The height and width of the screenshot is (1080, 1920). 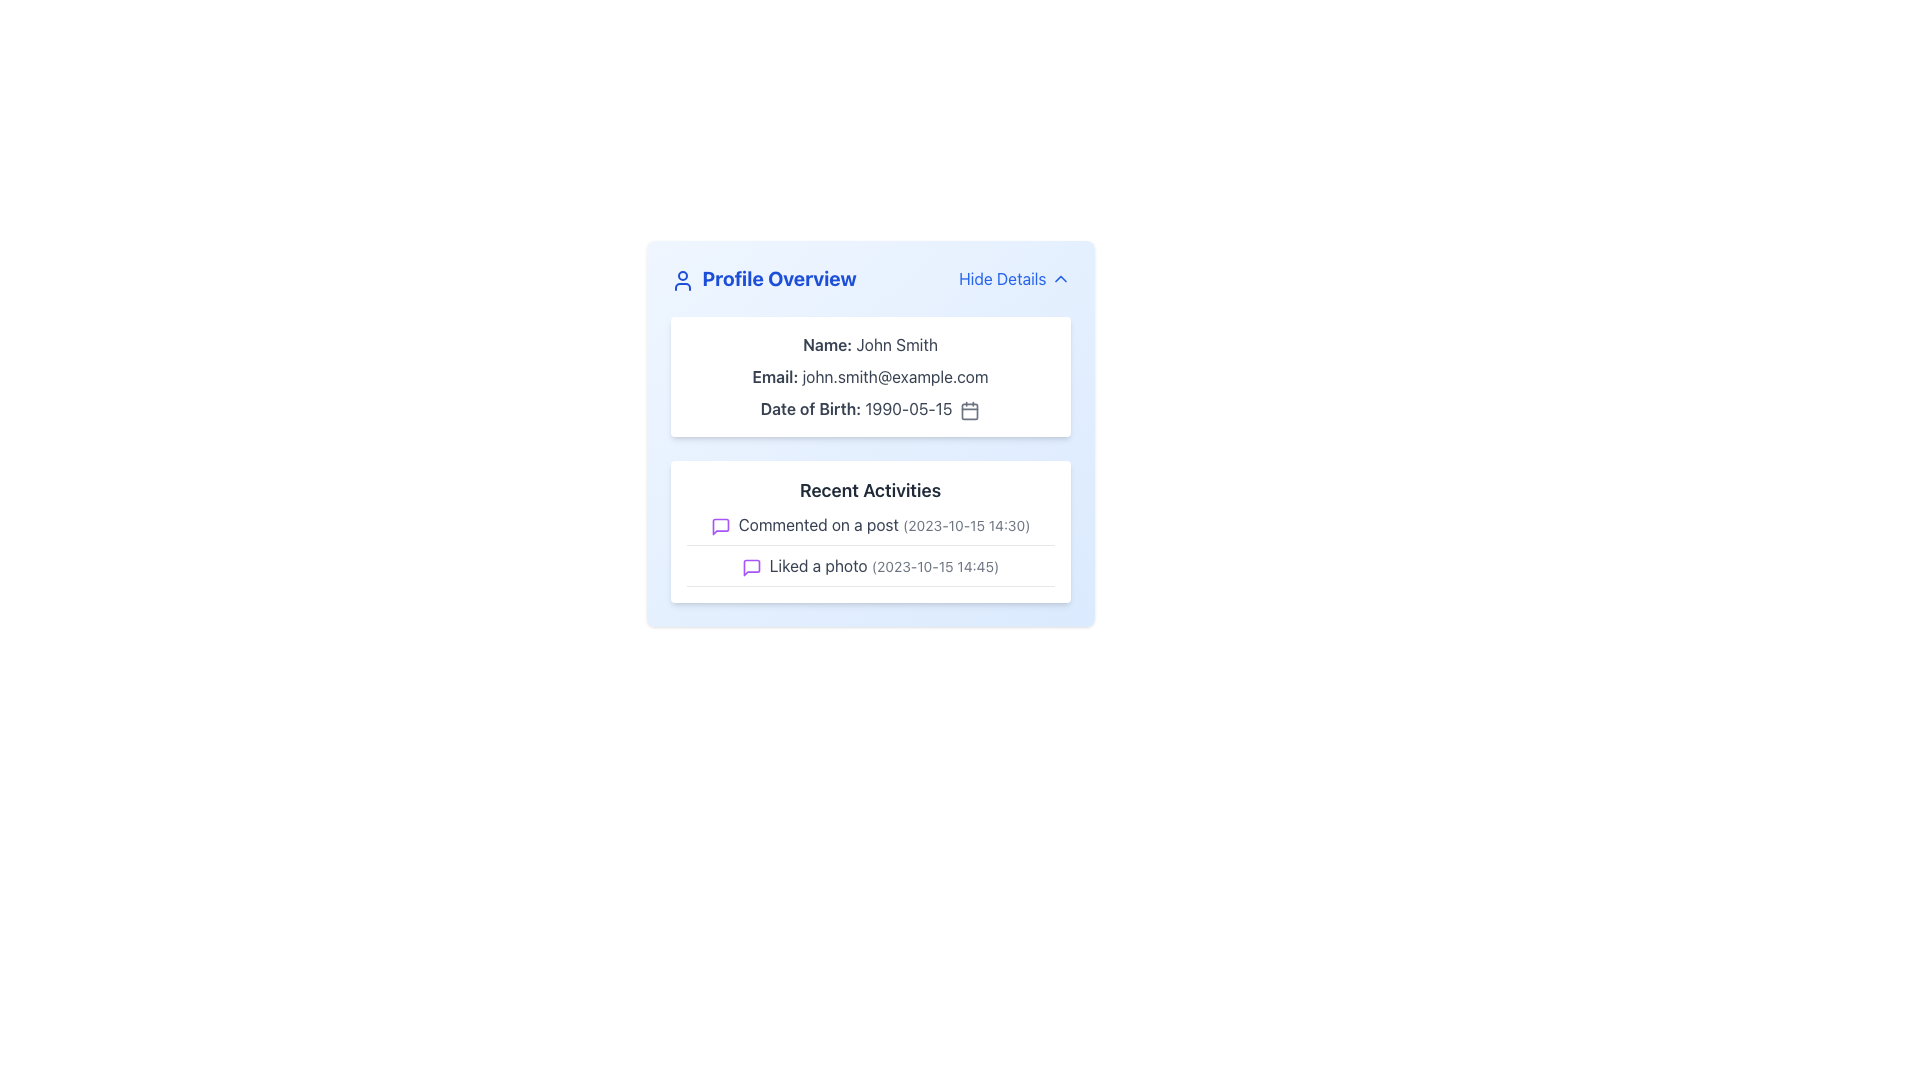 I want to click on the text label displaying the user's name 'John Smith', which is located at the top of a white card with rounded corners, so click(x=870, y=343).